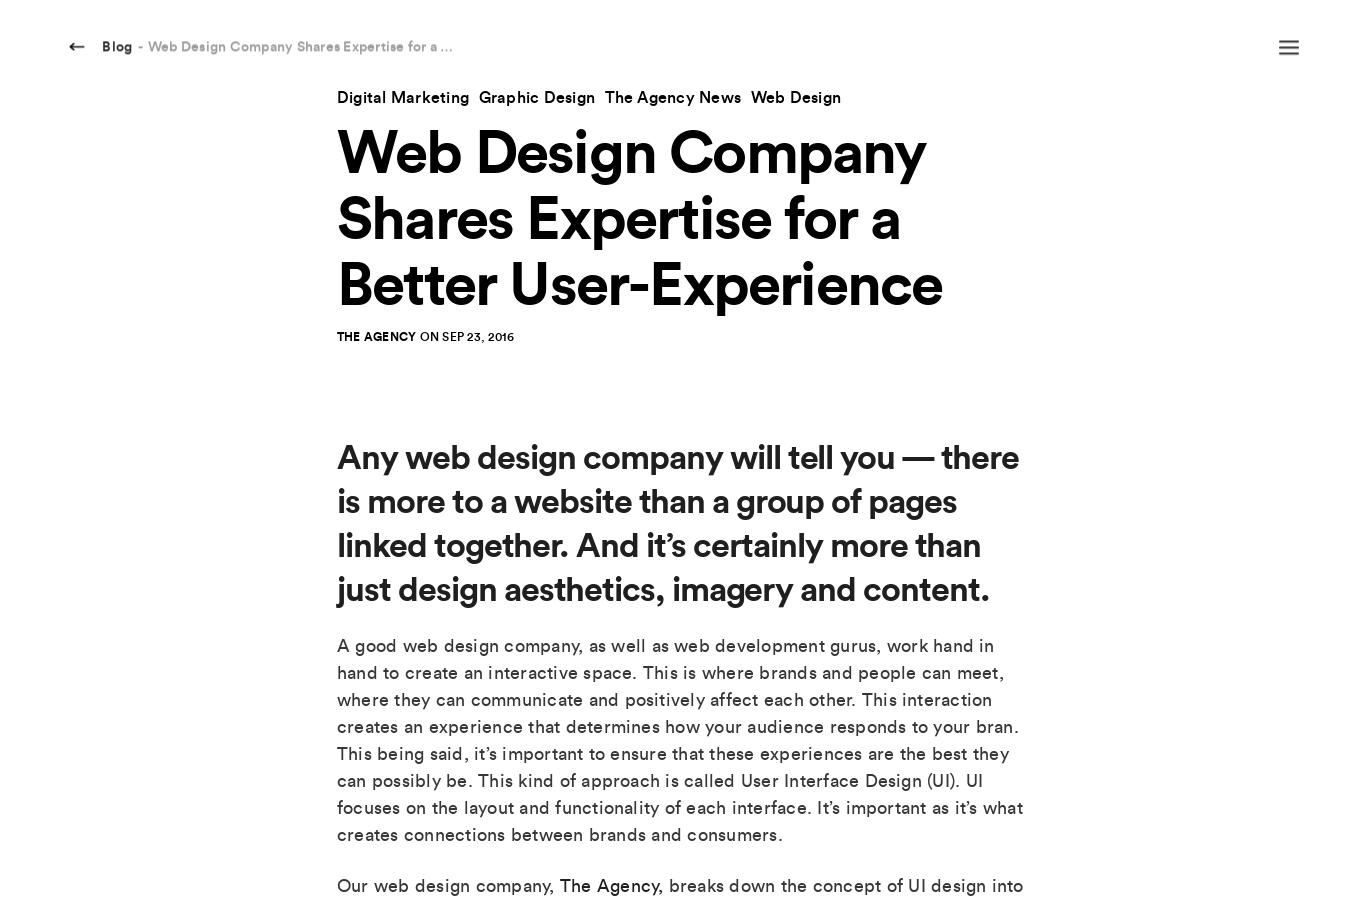  What do you see at coordinates (724, 630) in the screenshot?
I see `'OUR SERVICES'` at bounding box center [724, 630].